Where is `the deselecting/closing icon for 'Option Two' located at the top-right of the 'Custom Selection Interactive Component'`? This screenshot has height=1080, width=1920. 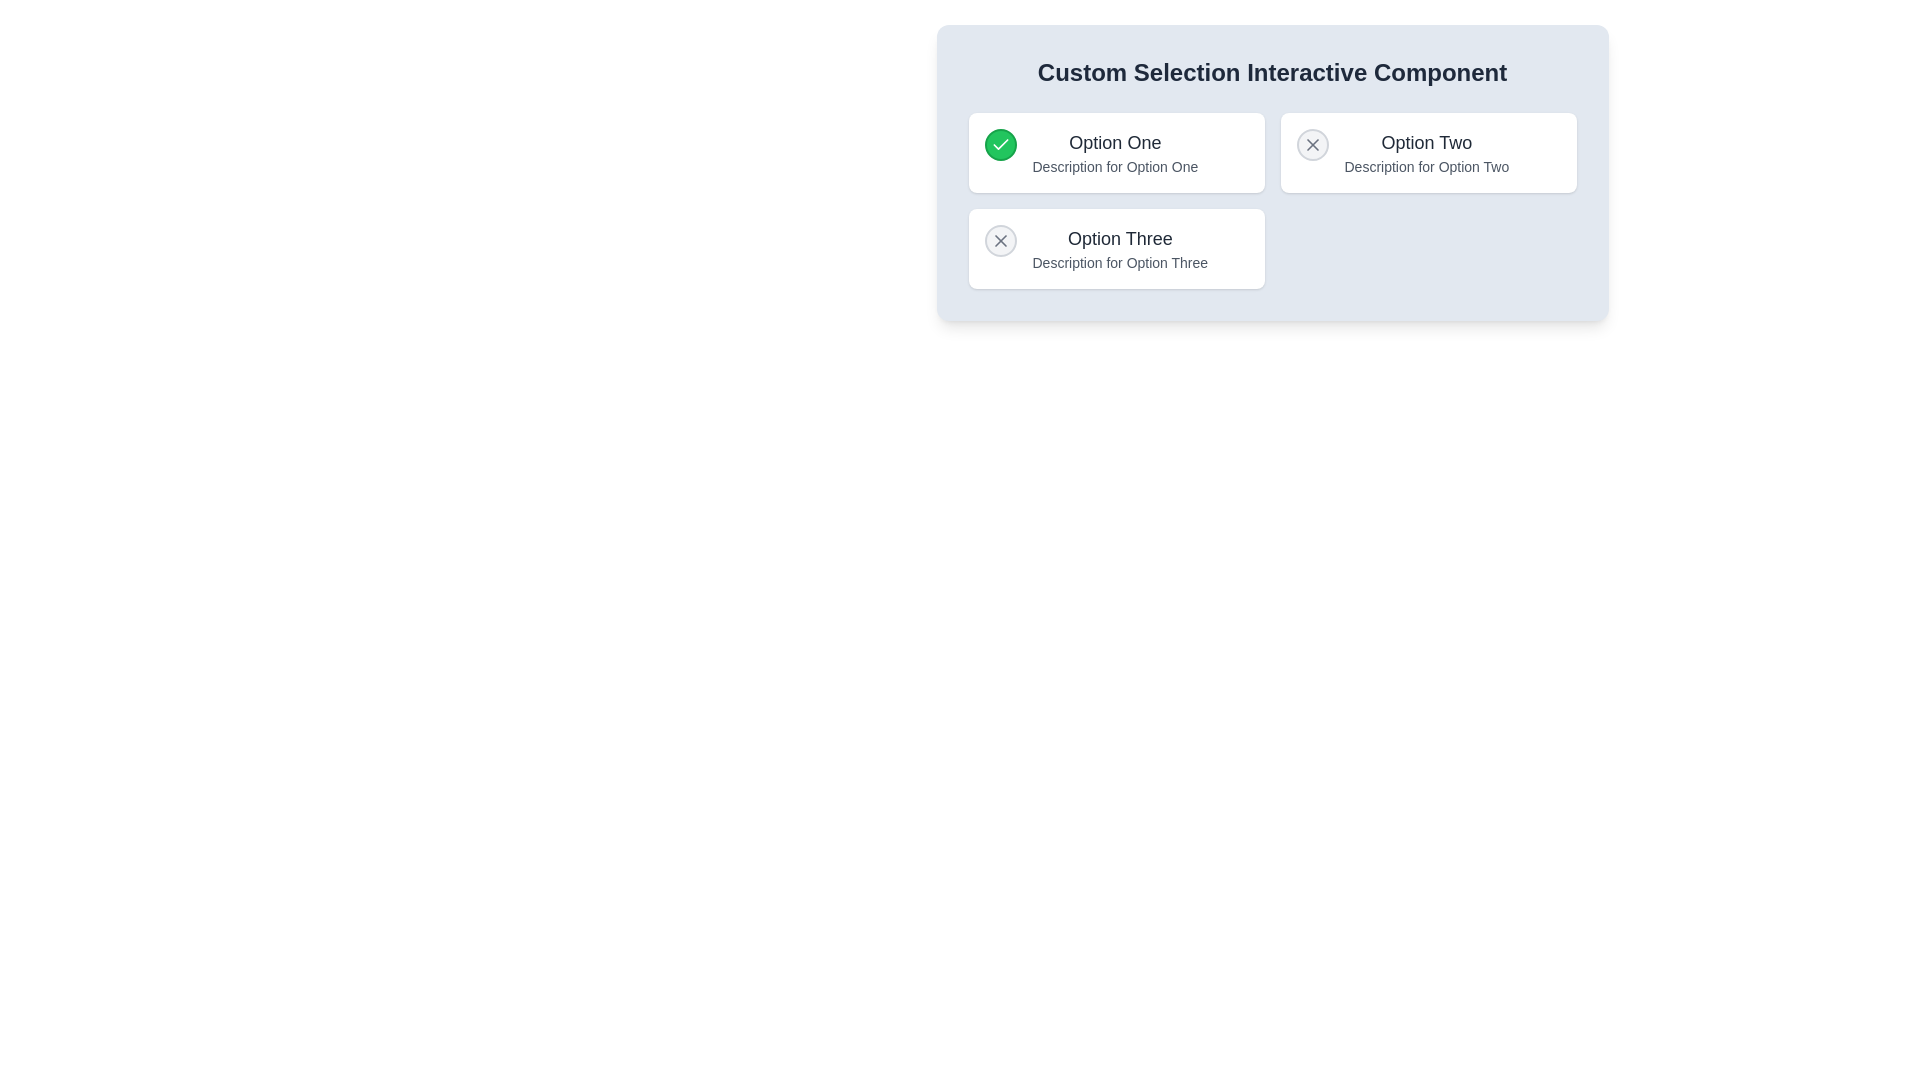 the deselecting/closing icon for 'Option Two' located at the top-right of the 'Custom Selection Interactive Component' is located at coordinates (1312, 144).